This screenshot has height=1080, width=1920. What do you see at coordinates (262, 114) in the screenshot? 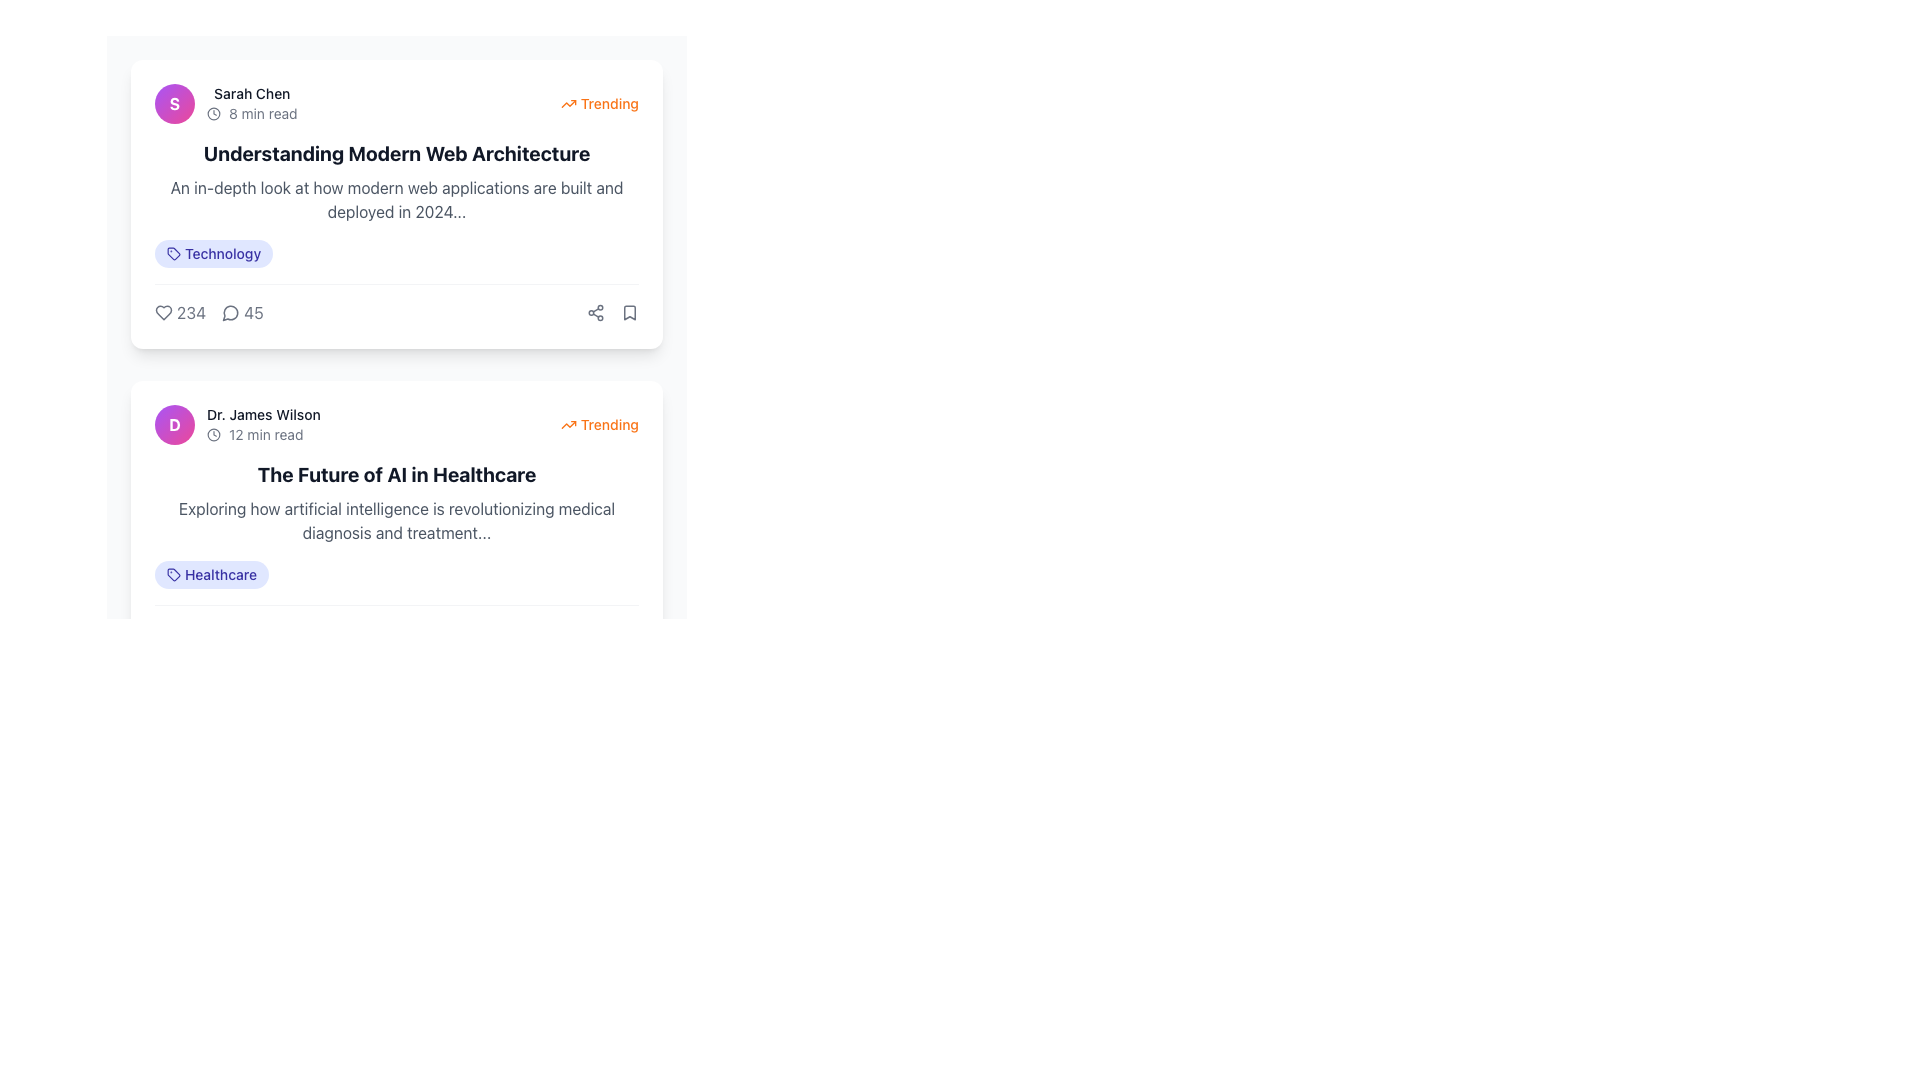
I see `the static text label displaying '8 min read', which is styled in gray color and located to the right of a clock icon` at bounding box center [262, 114].